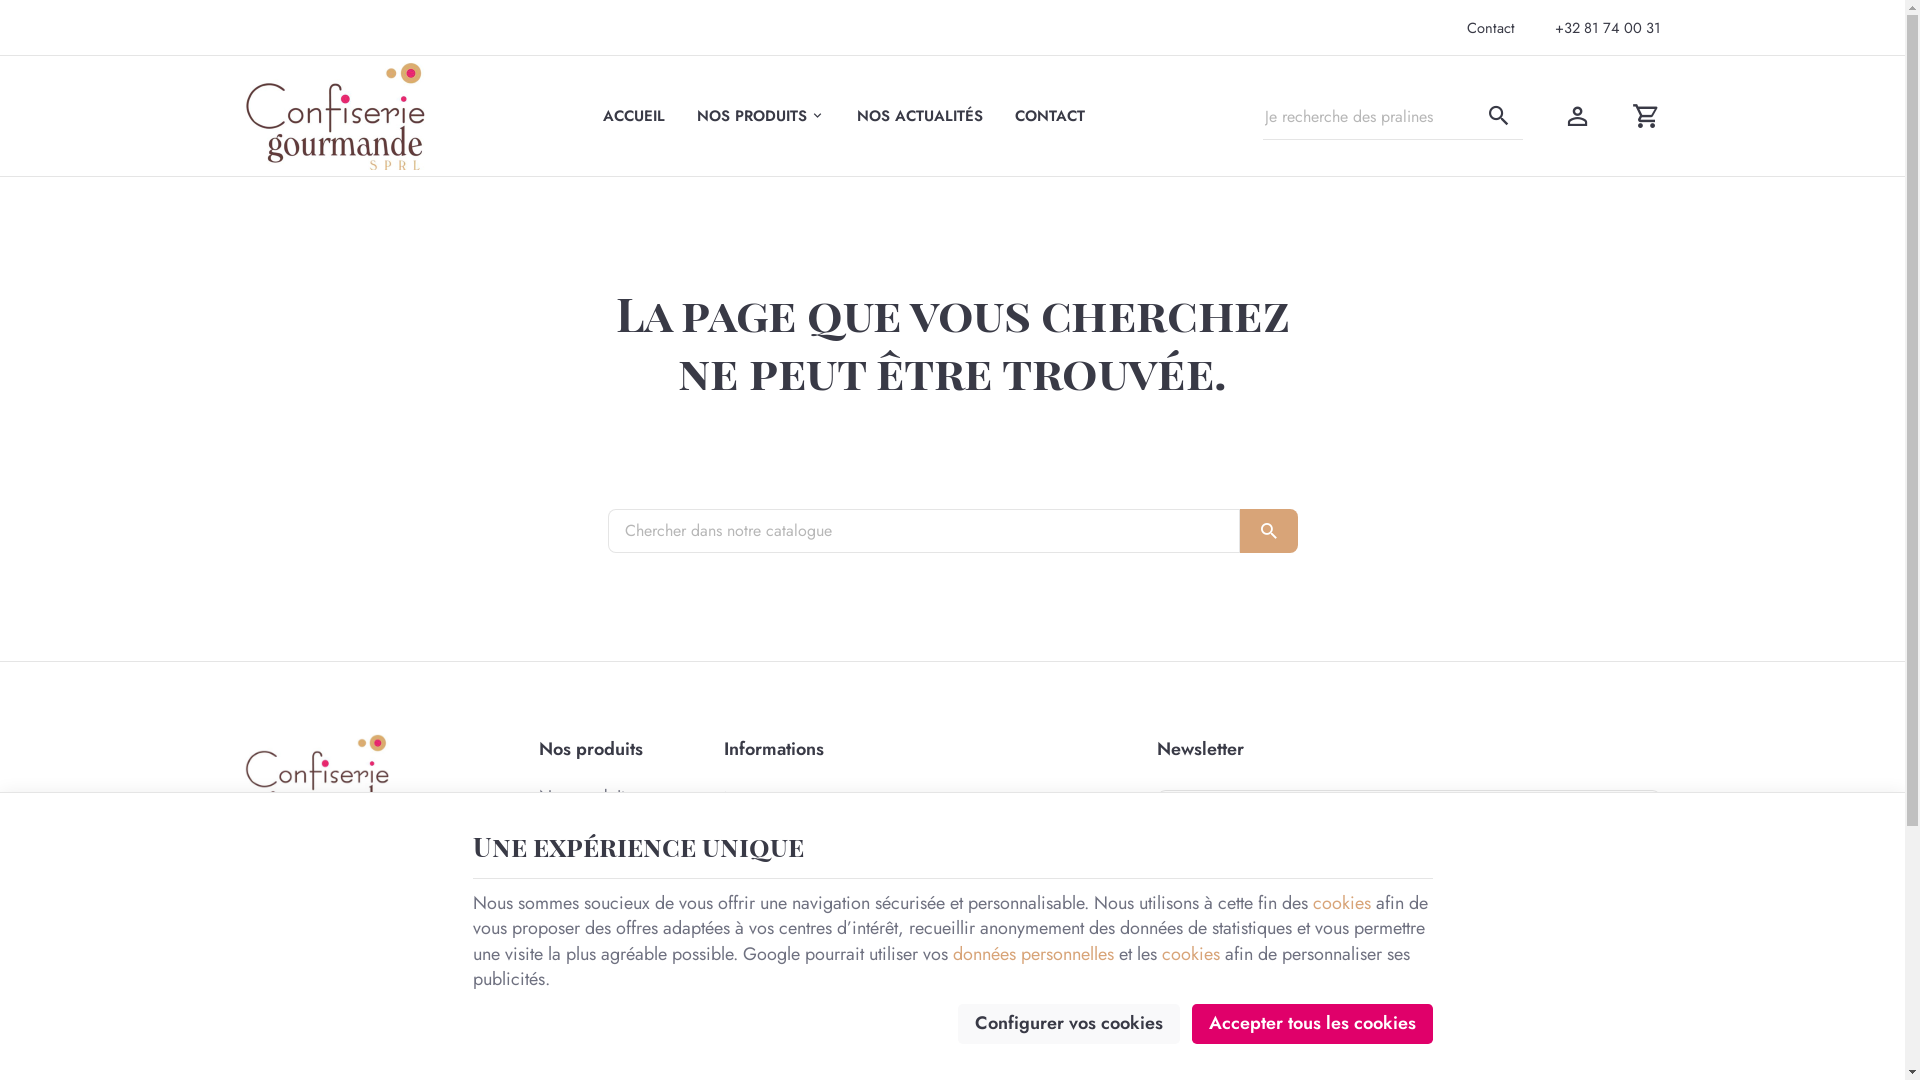 Image resolution: width=1920 pixels, height=1080 pixels. What do you see at coordinates (1608, 27) in the screenshot?
I see `'+32 81 74 00 31'` at bounding box center [1608, 27].